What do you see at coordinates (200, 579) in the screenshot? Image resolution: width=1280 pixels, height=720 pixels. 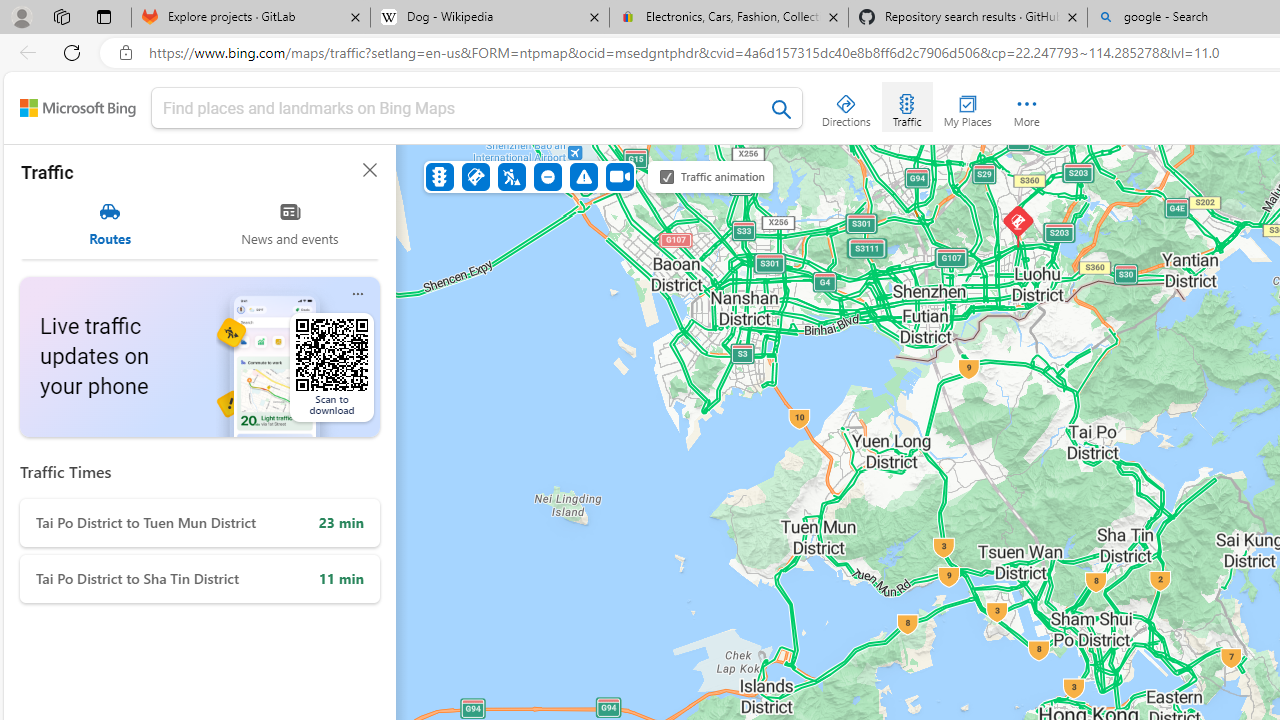 I see `'Tai Po District to Sha Tin District'` at bounding box center [200, 579].